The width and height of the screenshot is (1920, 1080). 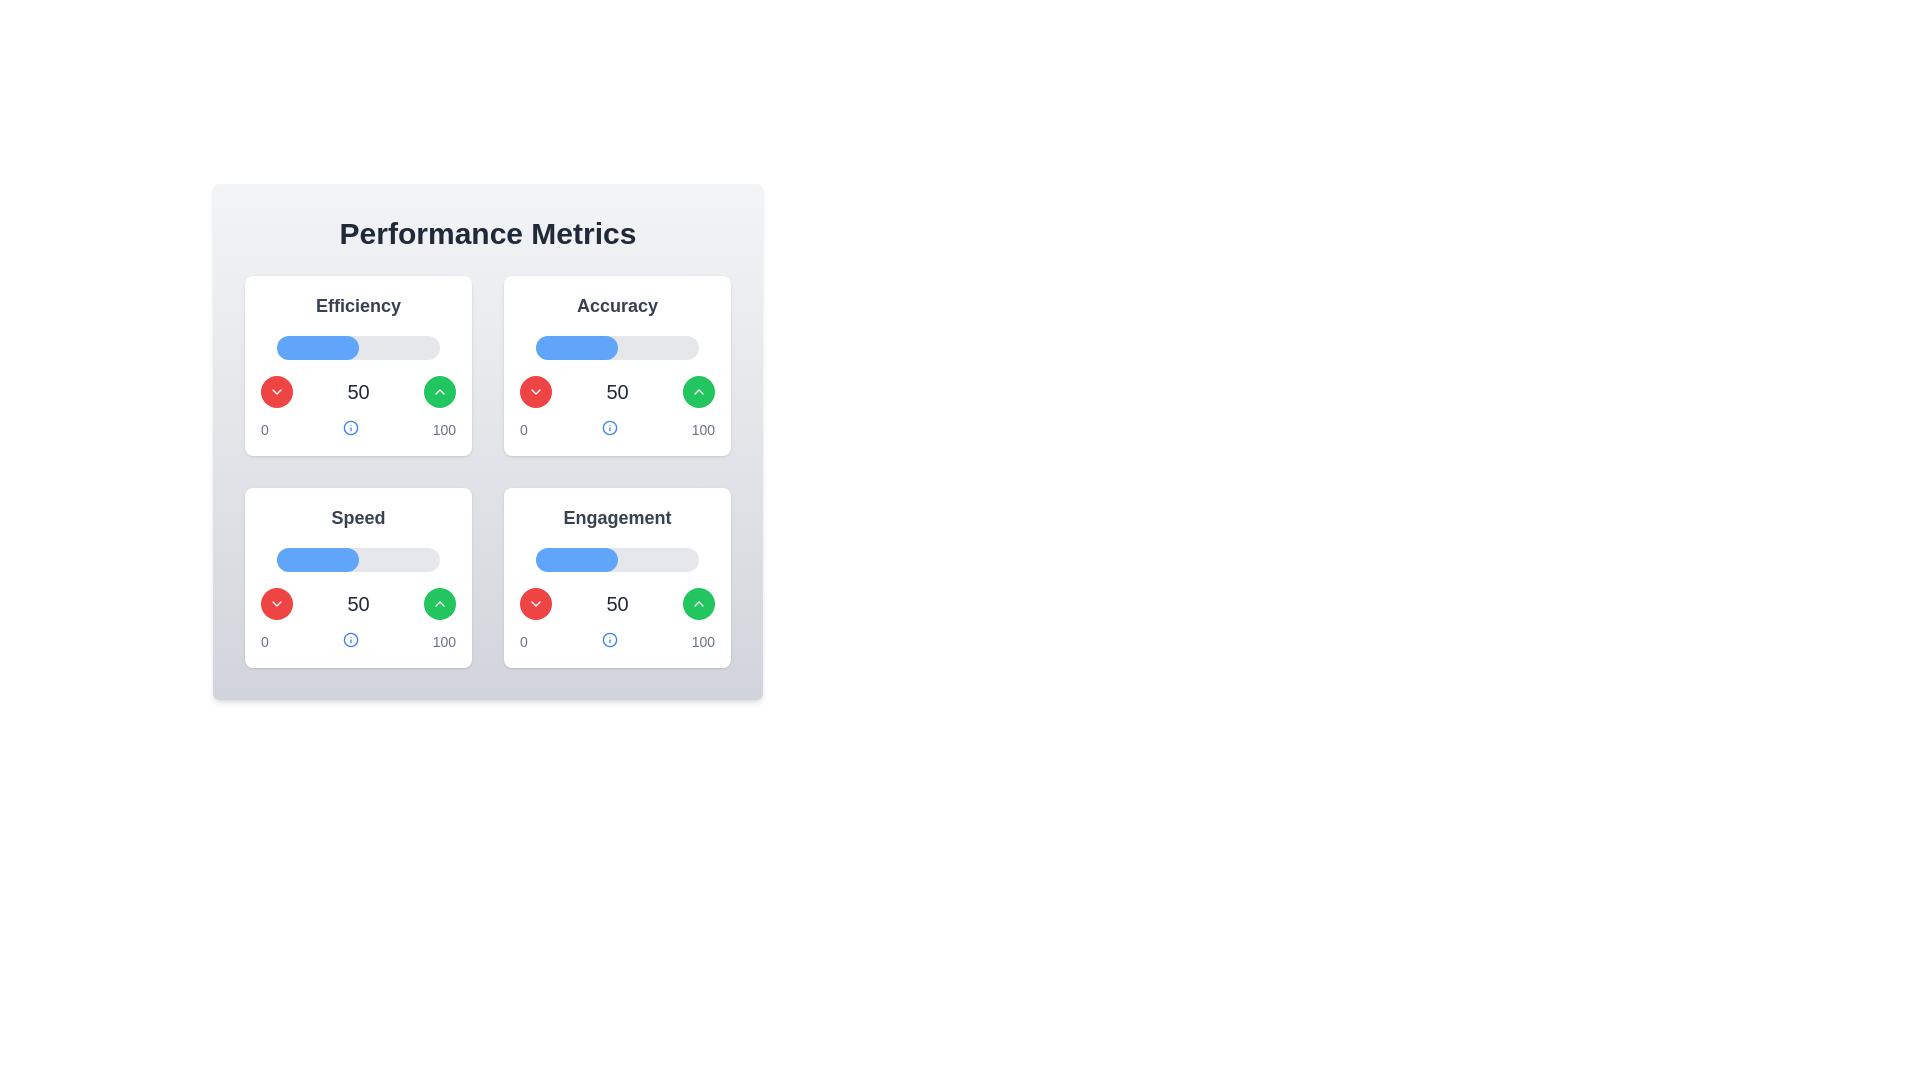 I want to click on the static text element indicating a minimum value within the Performance Metrics dashboard, located at the bottom-left corner of the Efficiency card component, so click(x=263, y=428).